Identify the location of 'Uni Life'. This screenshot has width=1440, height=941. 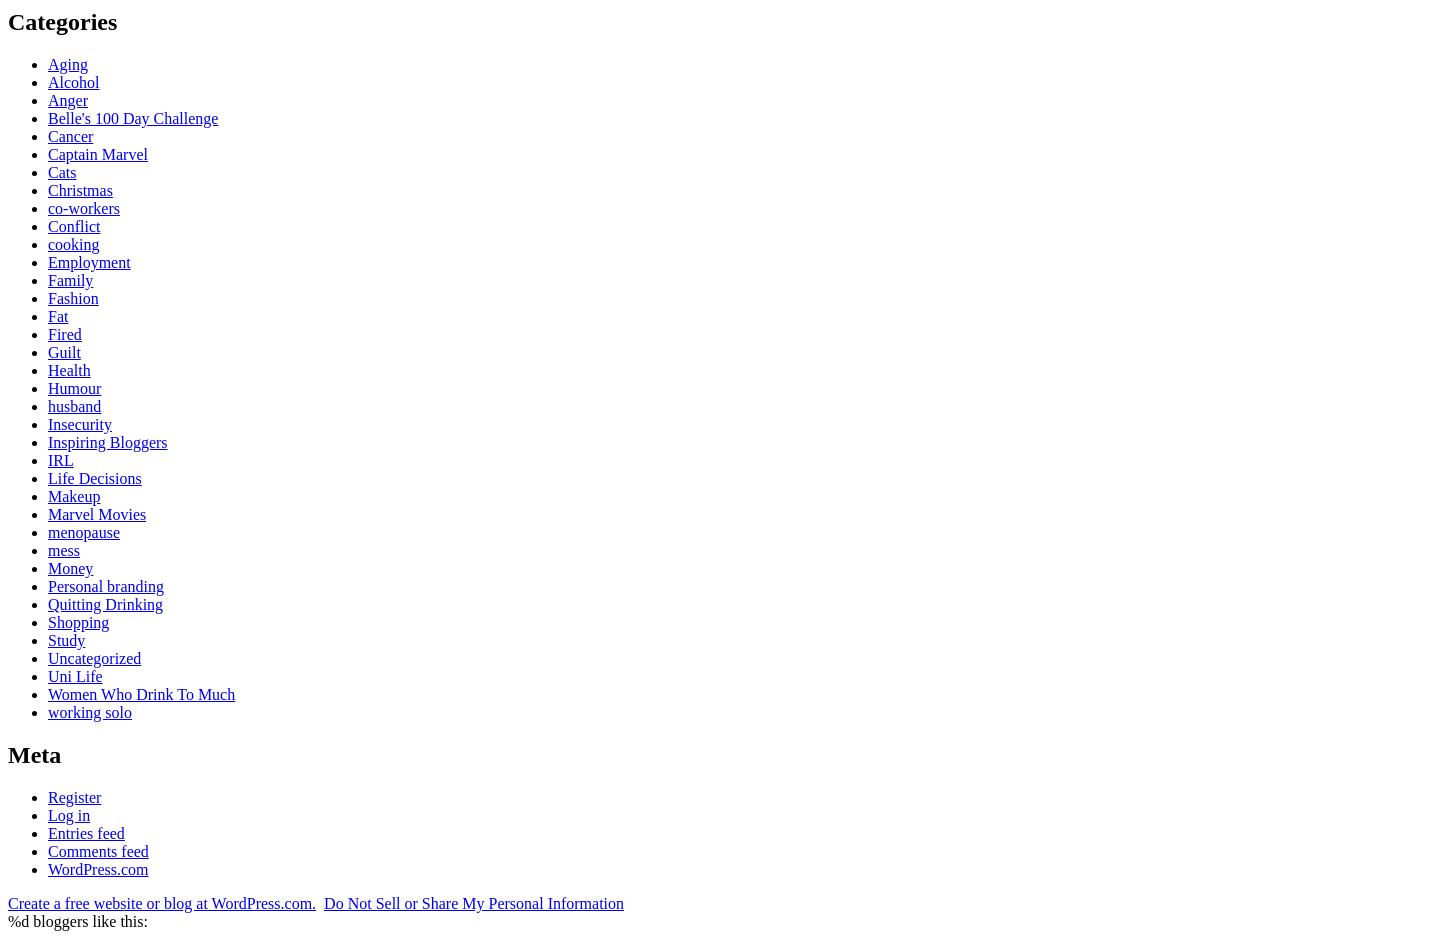
(46, 674).